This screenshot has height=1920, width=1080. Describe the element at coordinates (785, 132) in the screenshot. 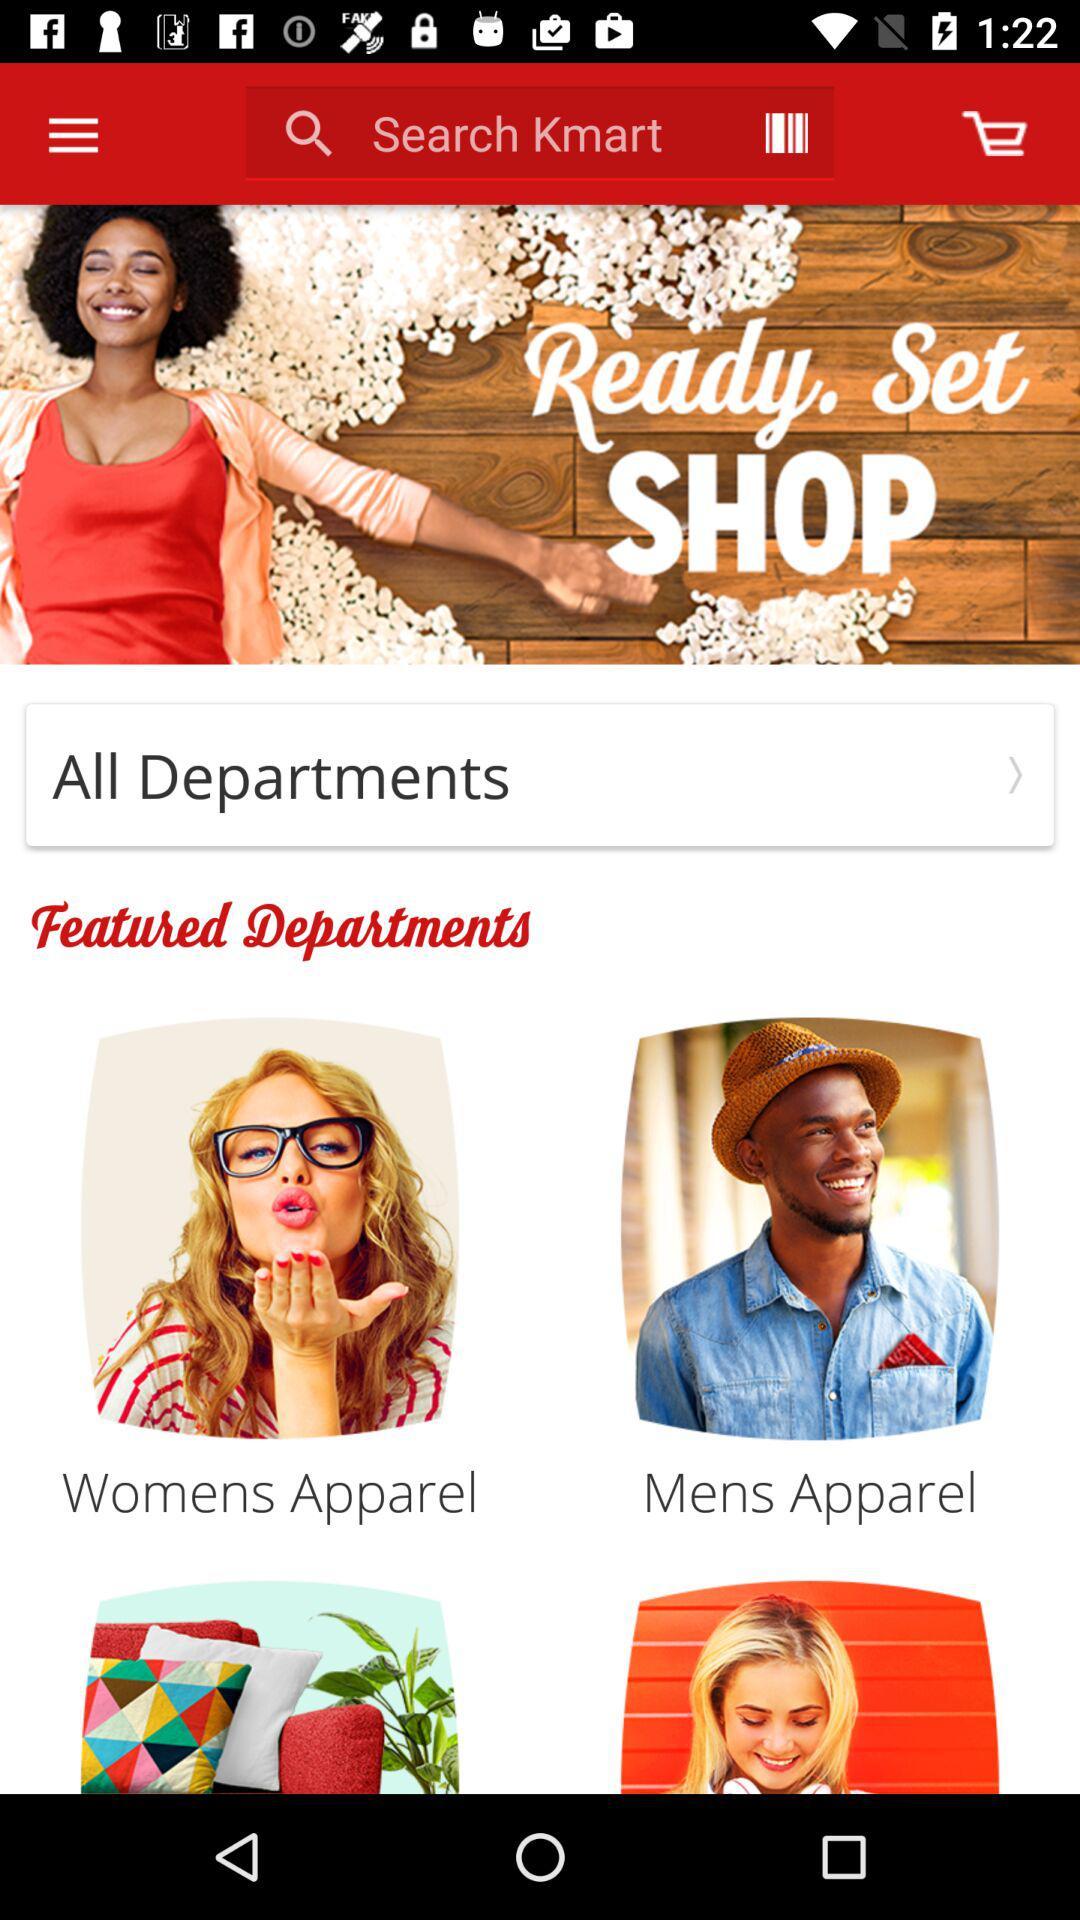

I see `the app to the right of search kmart` at that location.